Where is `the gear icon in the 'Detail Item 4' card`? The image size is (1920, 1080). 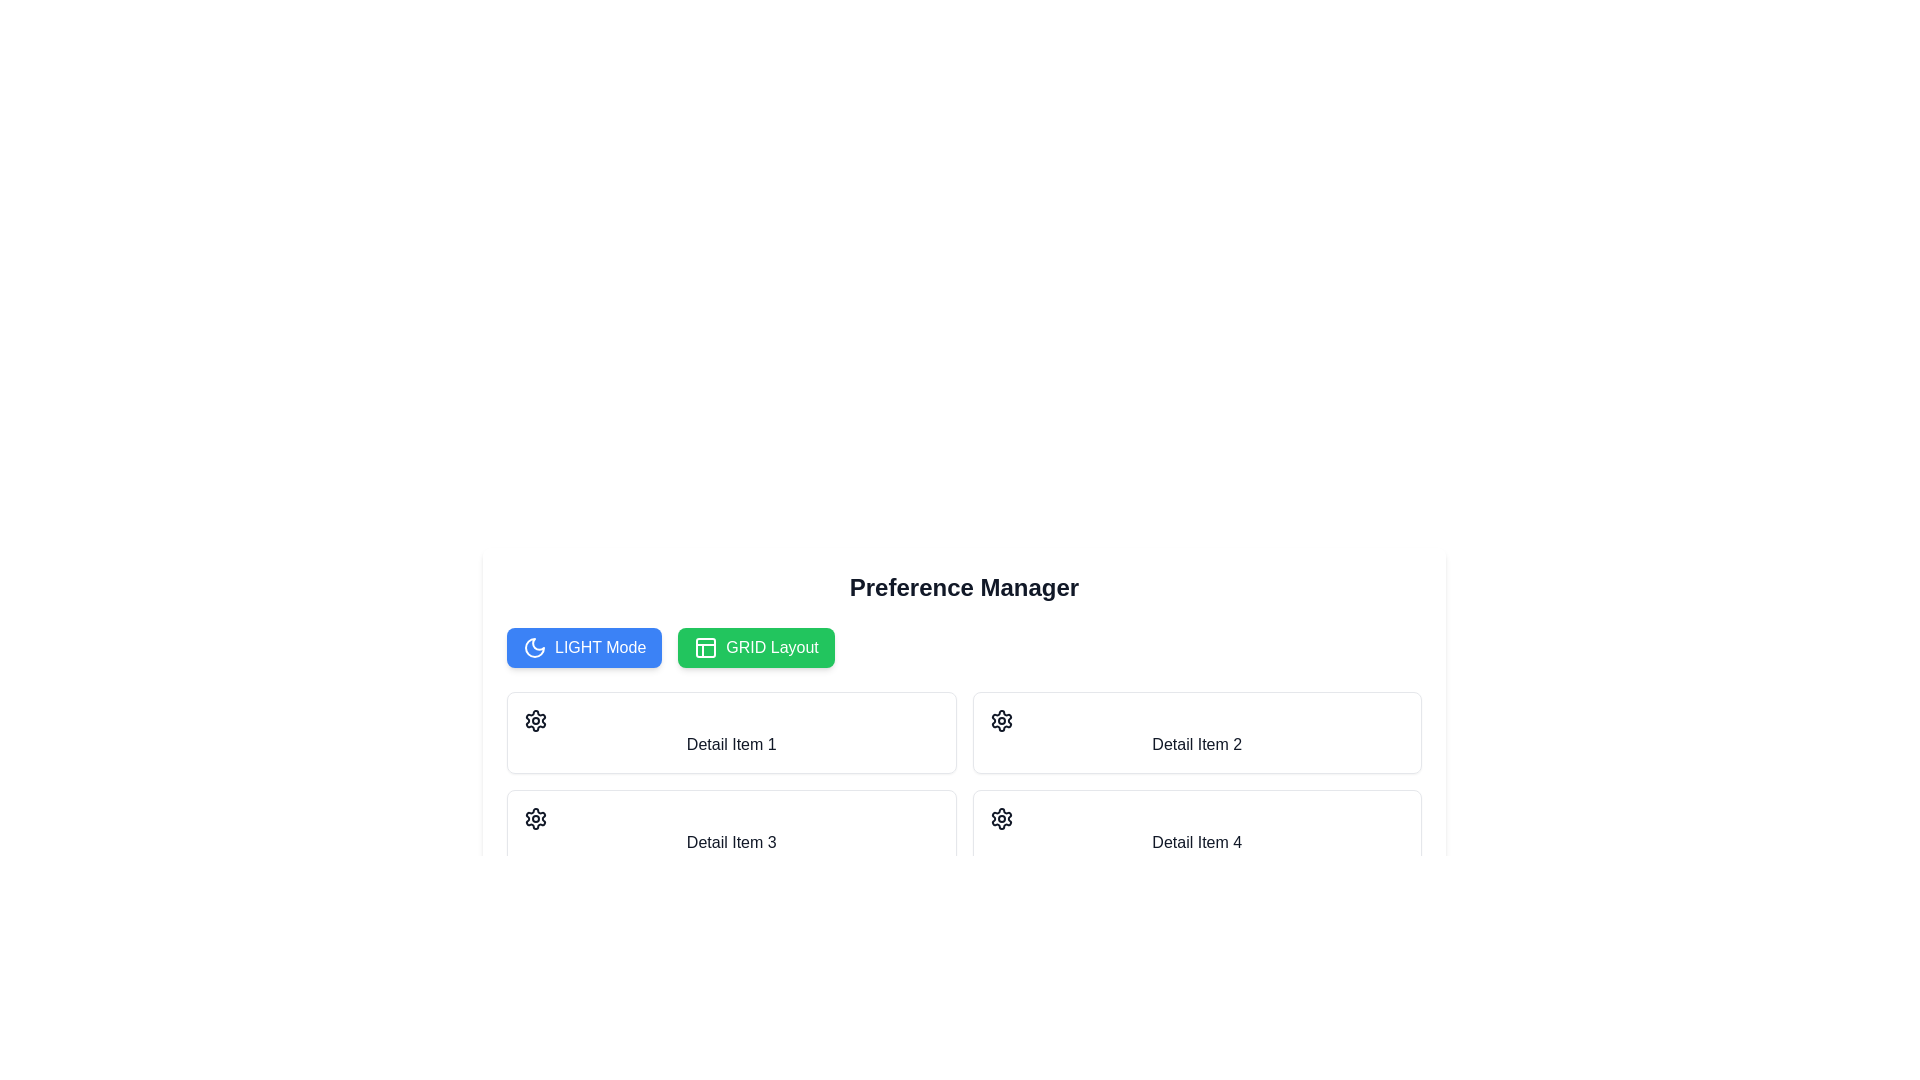 the gear icon in the 'Detail Item 4' card is located at coordinates (1001, 818).